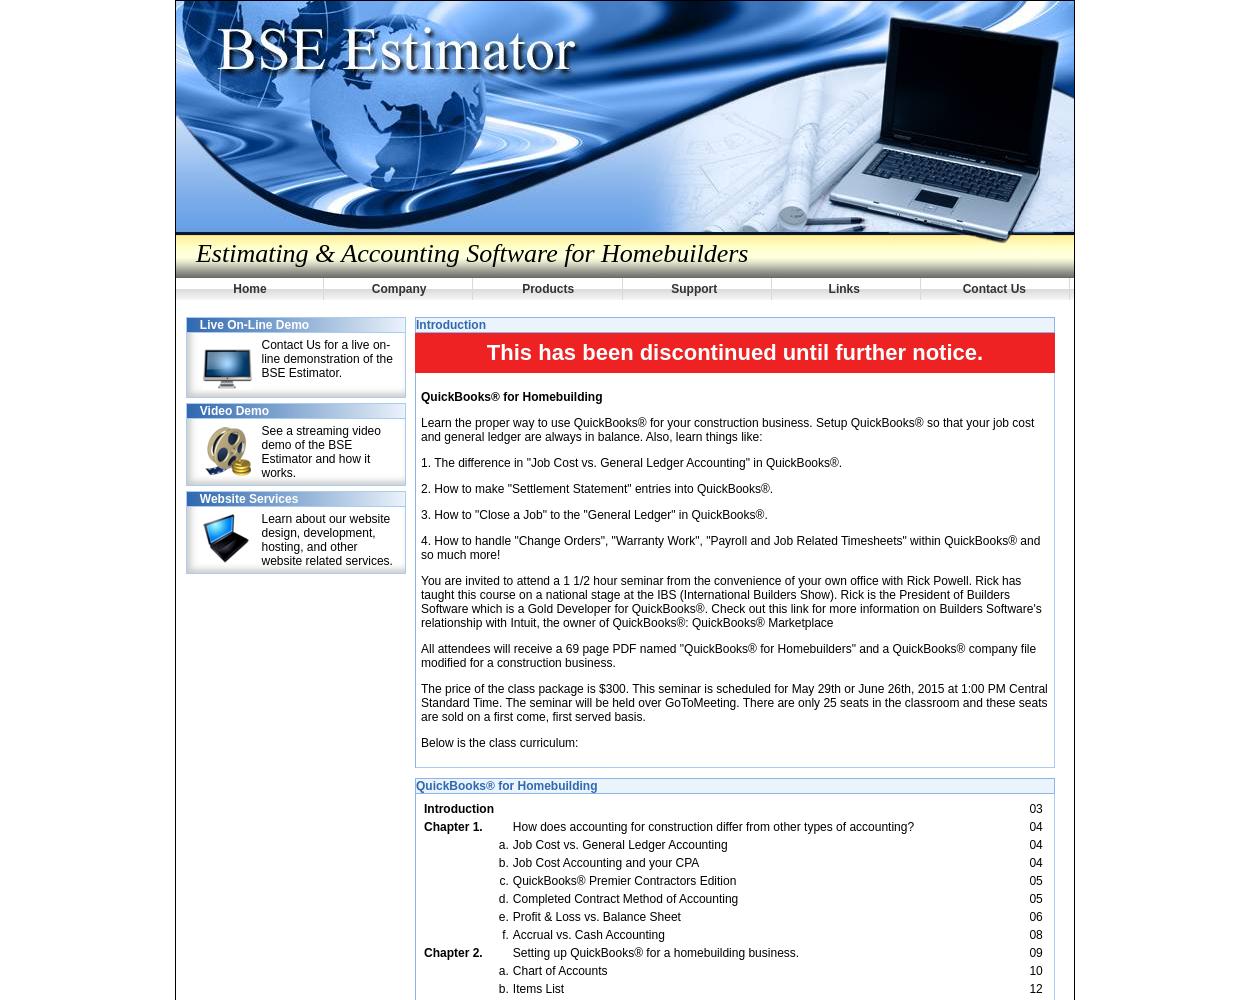 This screenshot has width=1250, height=1000. Describe the element at coordinates (253, 58) in the screenshot. I see `'Partner Inquiries'` at that location.